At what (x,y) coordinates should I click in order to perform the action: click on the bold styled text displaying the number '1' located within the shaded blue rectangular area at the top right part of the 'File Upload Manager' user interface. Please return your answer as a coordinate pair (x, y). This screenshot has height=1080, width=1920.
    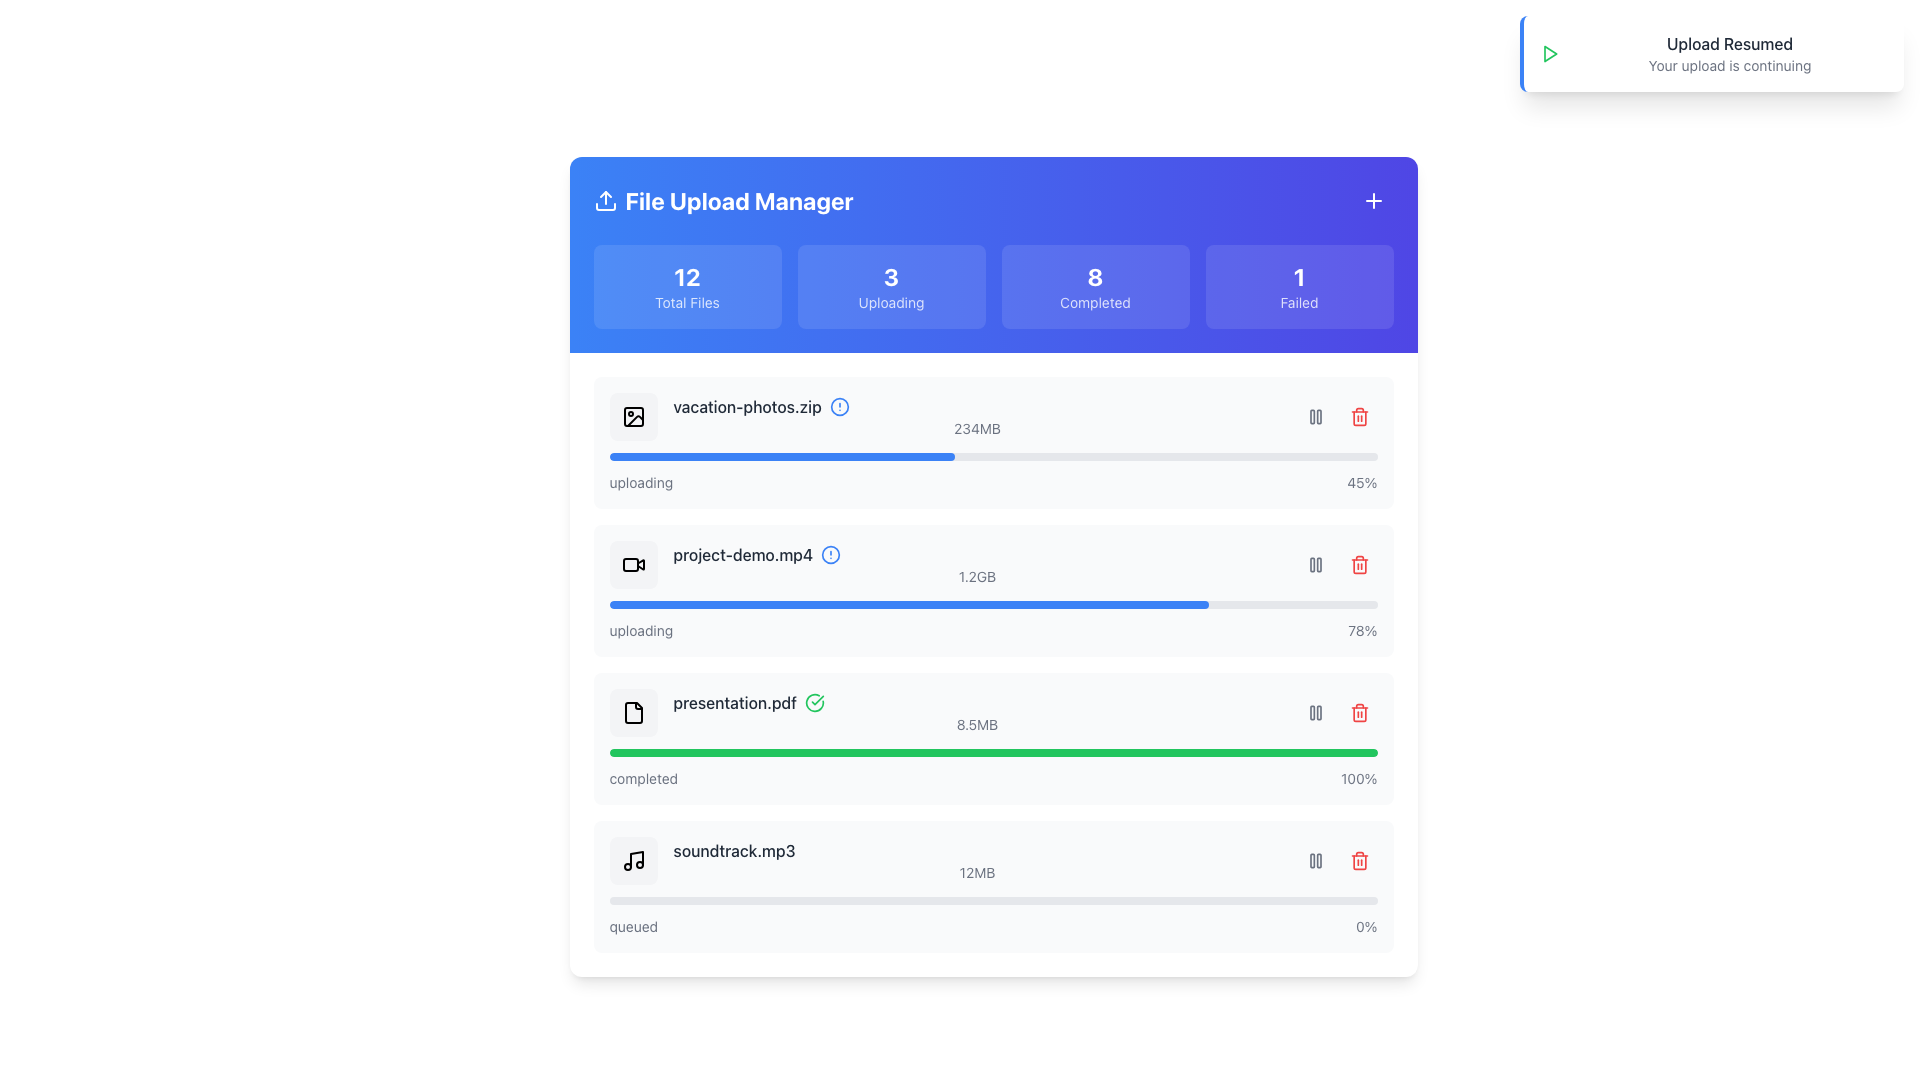
    Looking at the image, I should click on (1299, 277).